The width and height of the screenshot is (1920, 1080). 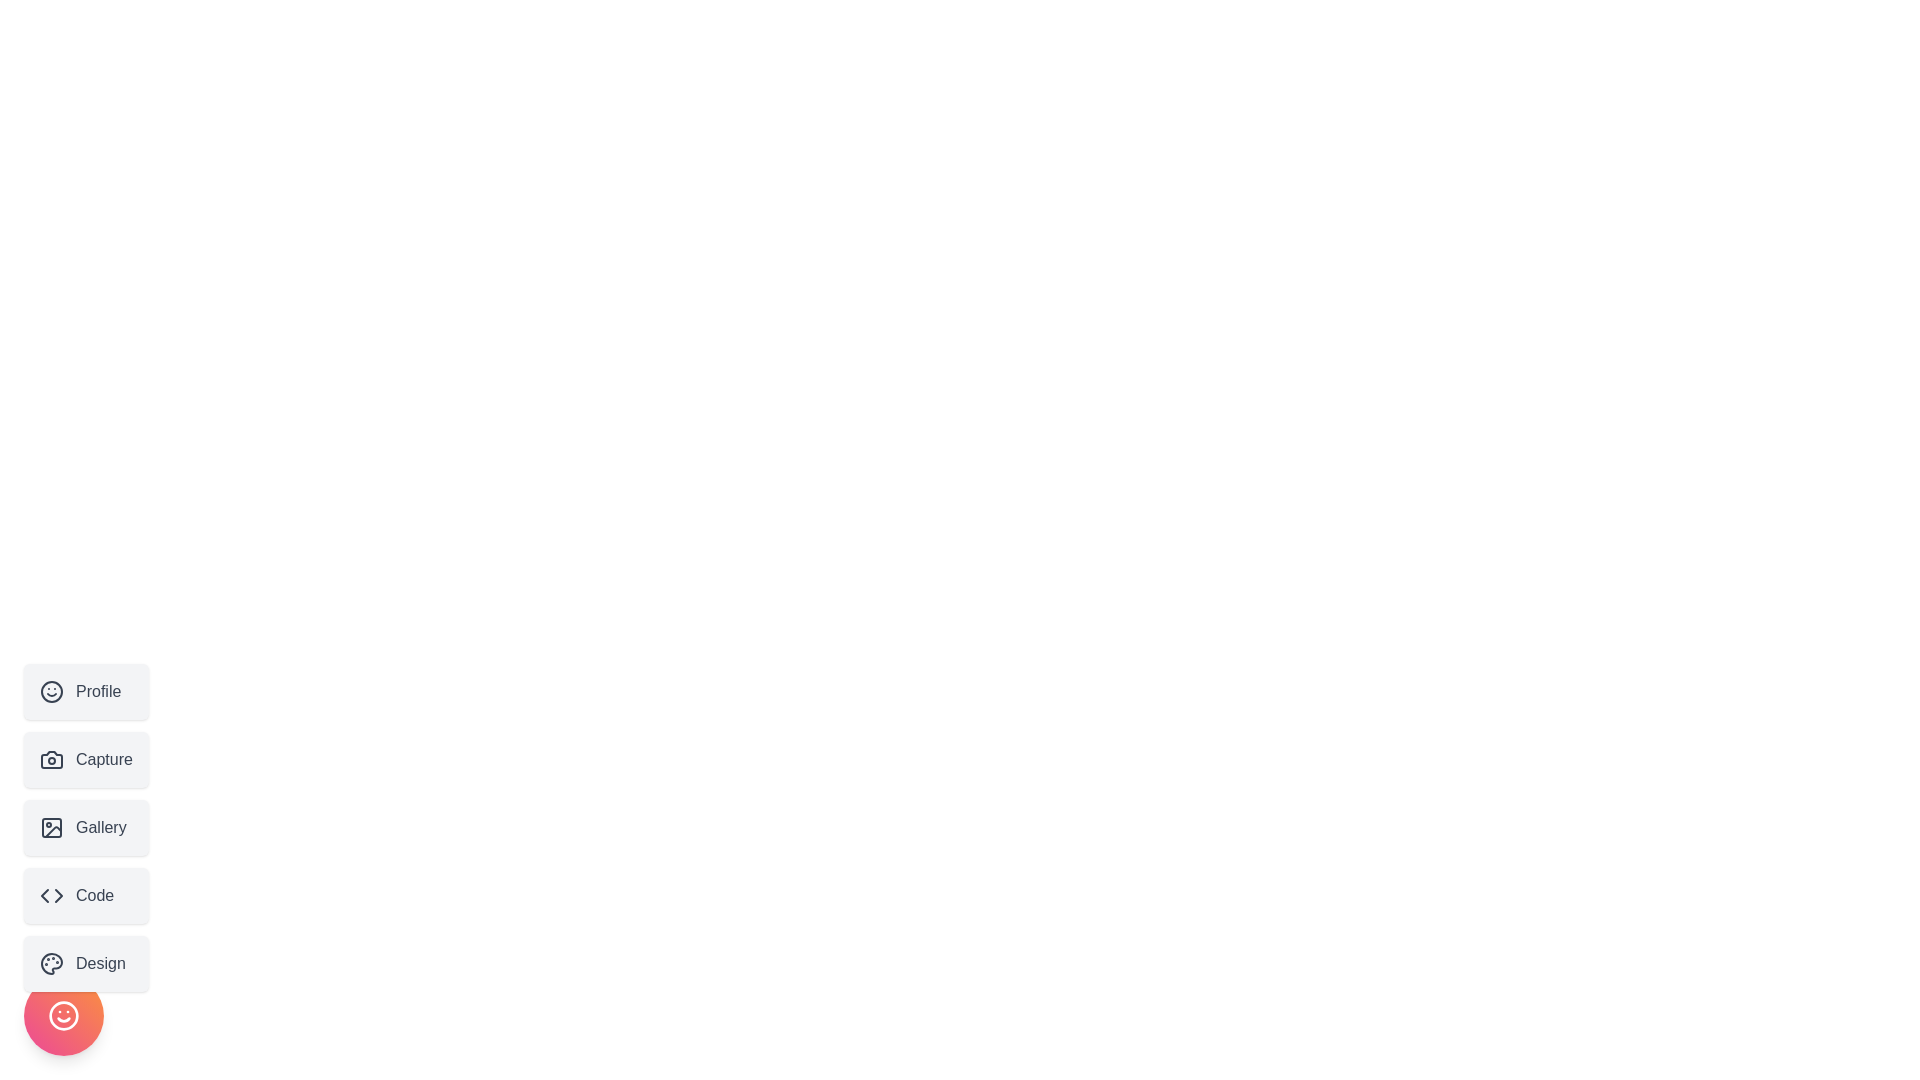 What do you see at coordinates (103, 759) in the screenshot?
I see `the text label displaying the word 'Capture', which is part of a button-like component in a vertical menu layout` at bounding box center [103, 759].